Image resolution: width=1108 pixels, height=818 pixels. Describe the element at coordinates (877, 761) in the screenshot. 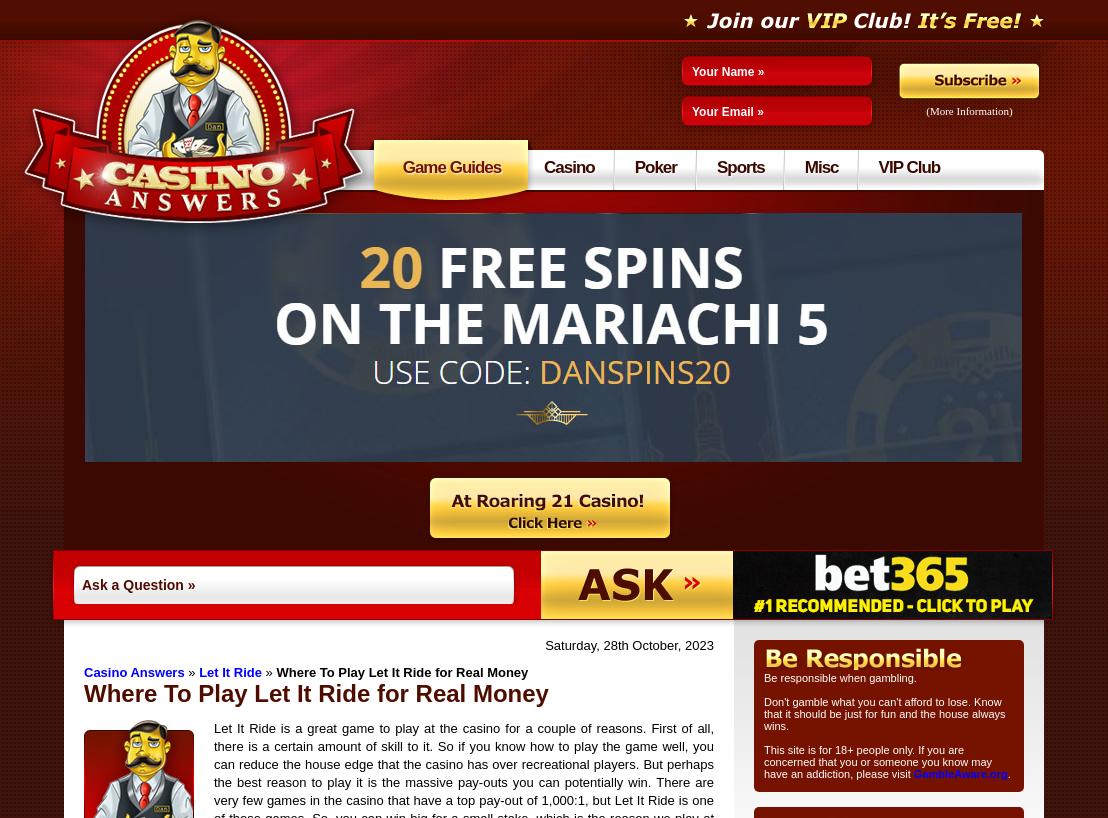

I see `'This site is for 18+ people only. If you are concerned that you or someone you know may have an addiction, please visit'` at that location.